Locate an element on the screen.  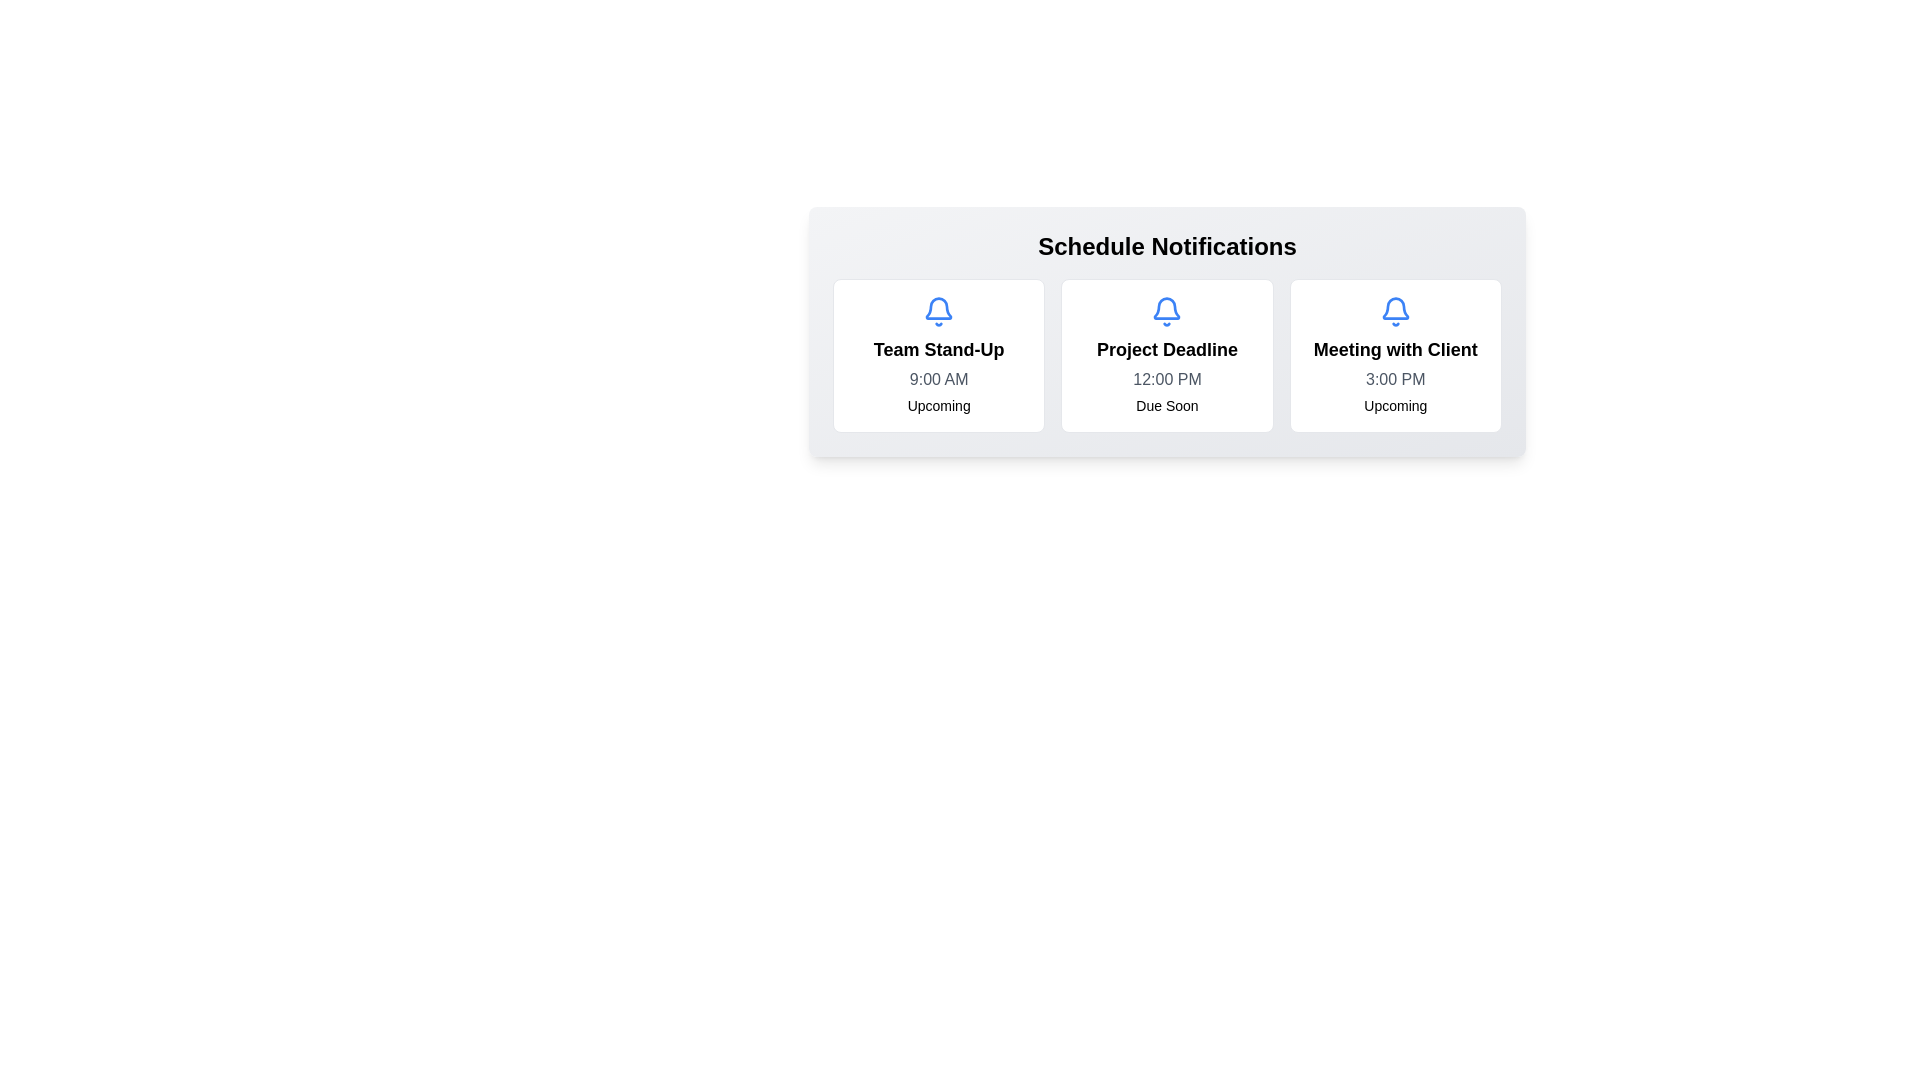
the informational text label displaying '3:00 PM' for the event 'Meeting with Client', located in the third notification card of 'Schedule Notifications' is located at coordinates (1394, 380).